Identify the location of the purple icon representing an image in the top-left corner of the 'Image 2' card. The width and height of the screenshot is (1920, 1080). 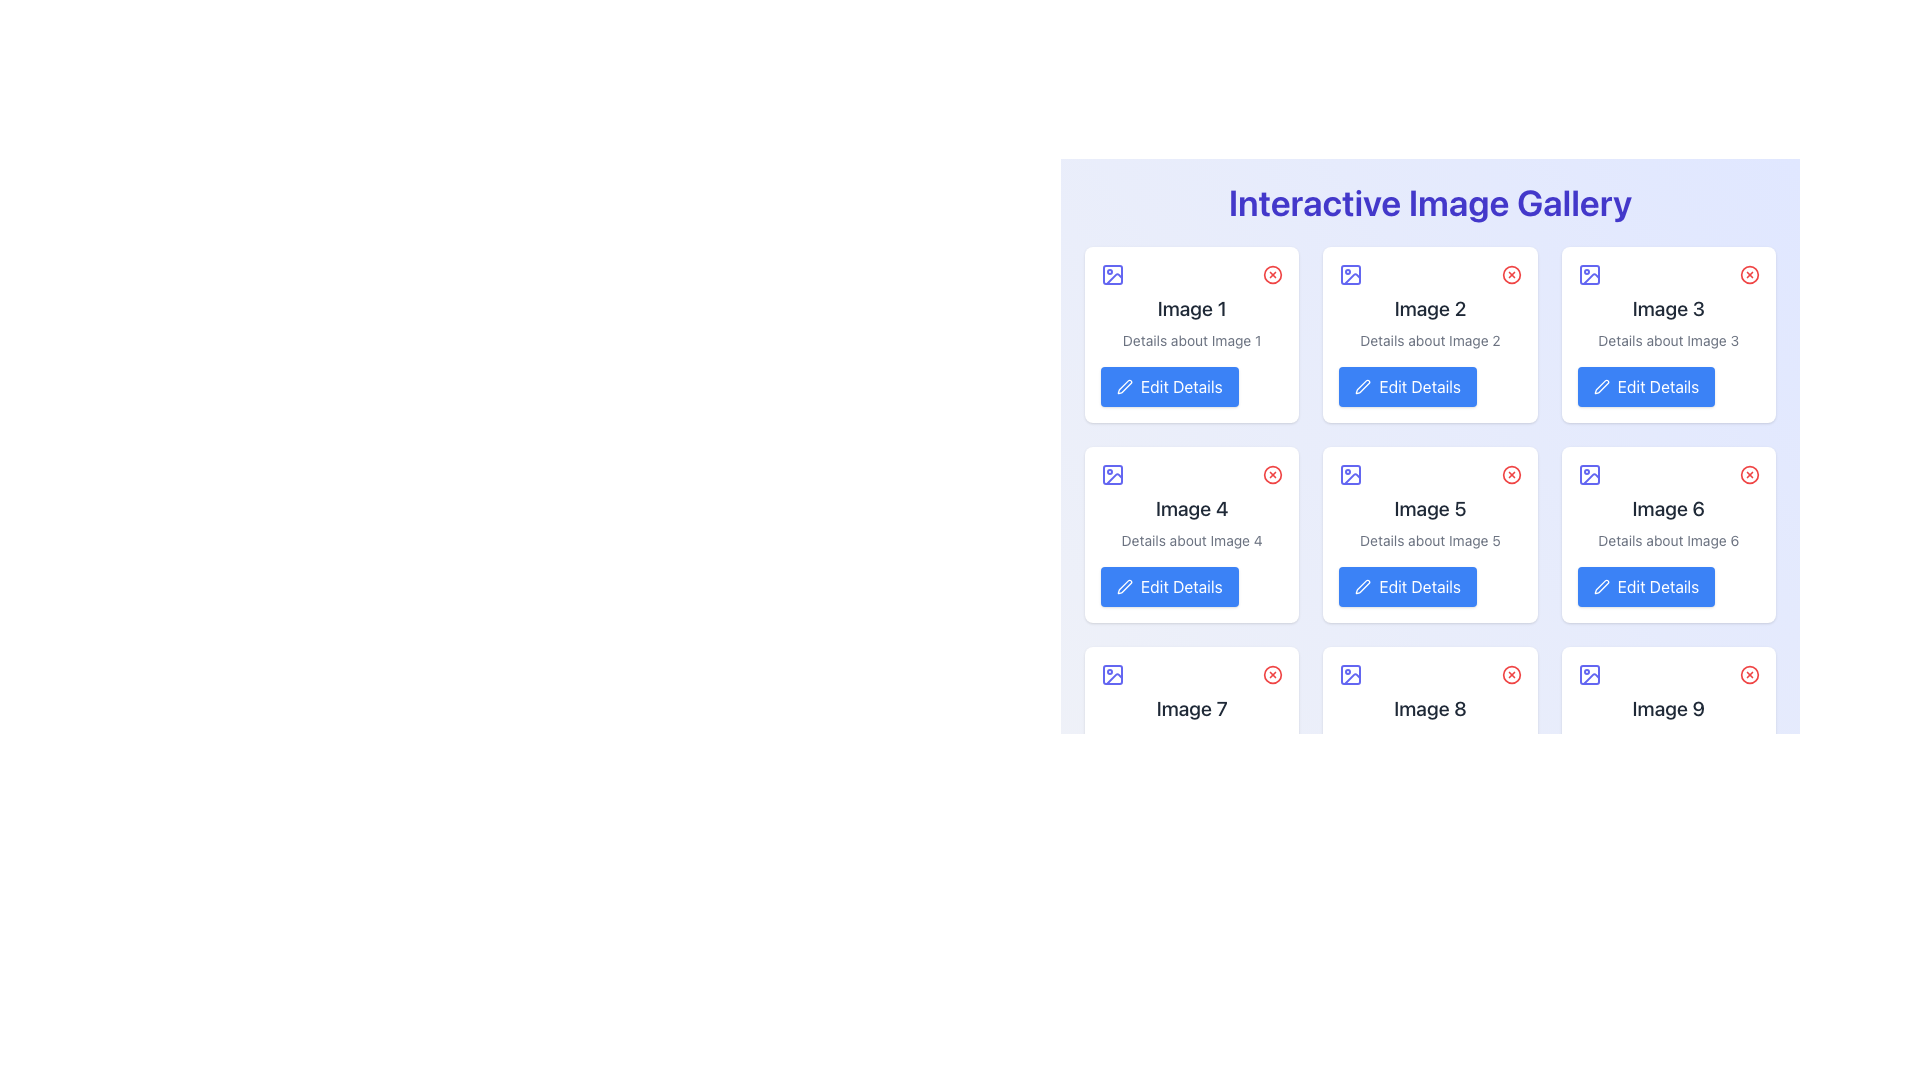
(1351, 274).